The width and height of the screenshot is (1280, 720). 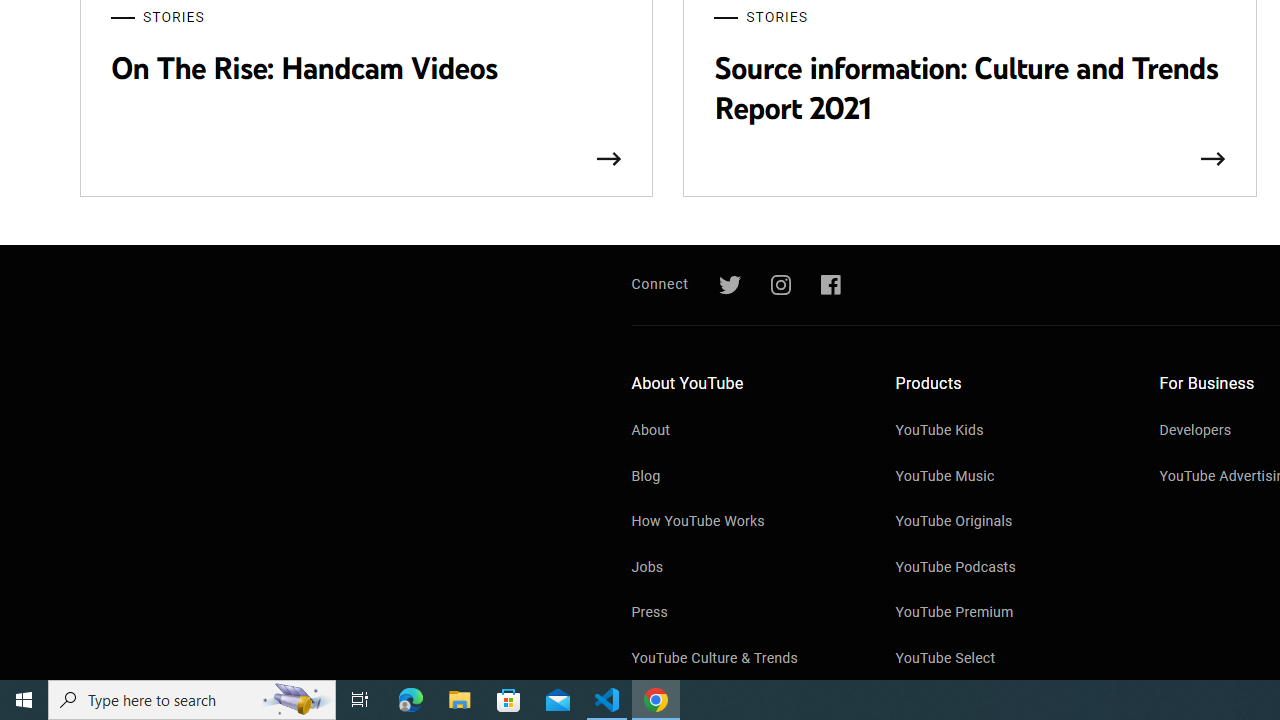 I want to click on 'Facebook', so click(x=830, y=285).